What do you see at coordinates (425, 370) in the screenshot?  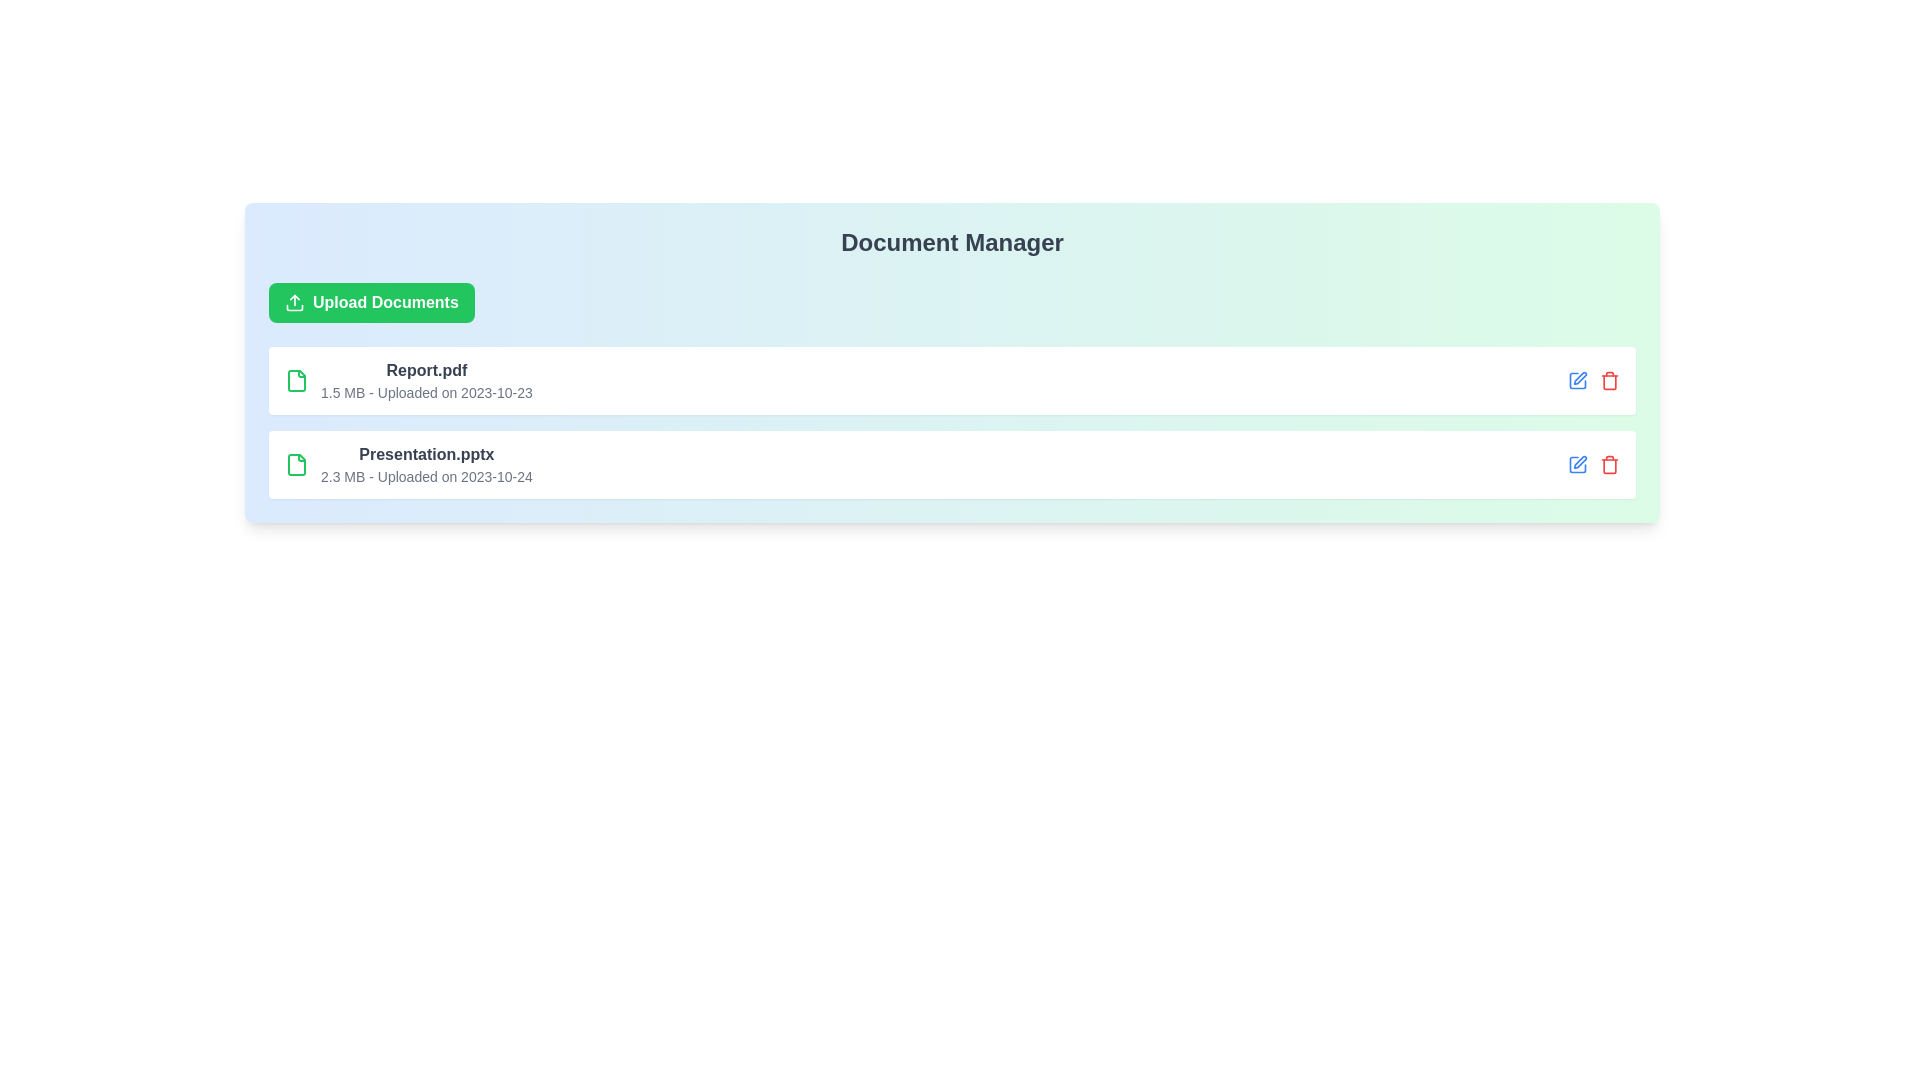 I see `the text label 'Report.pdf', which is displayed in bold and darker gray font, positioned at the top-left corner of its card-like structure, above the metadata details` at bounding box center [425, 370].